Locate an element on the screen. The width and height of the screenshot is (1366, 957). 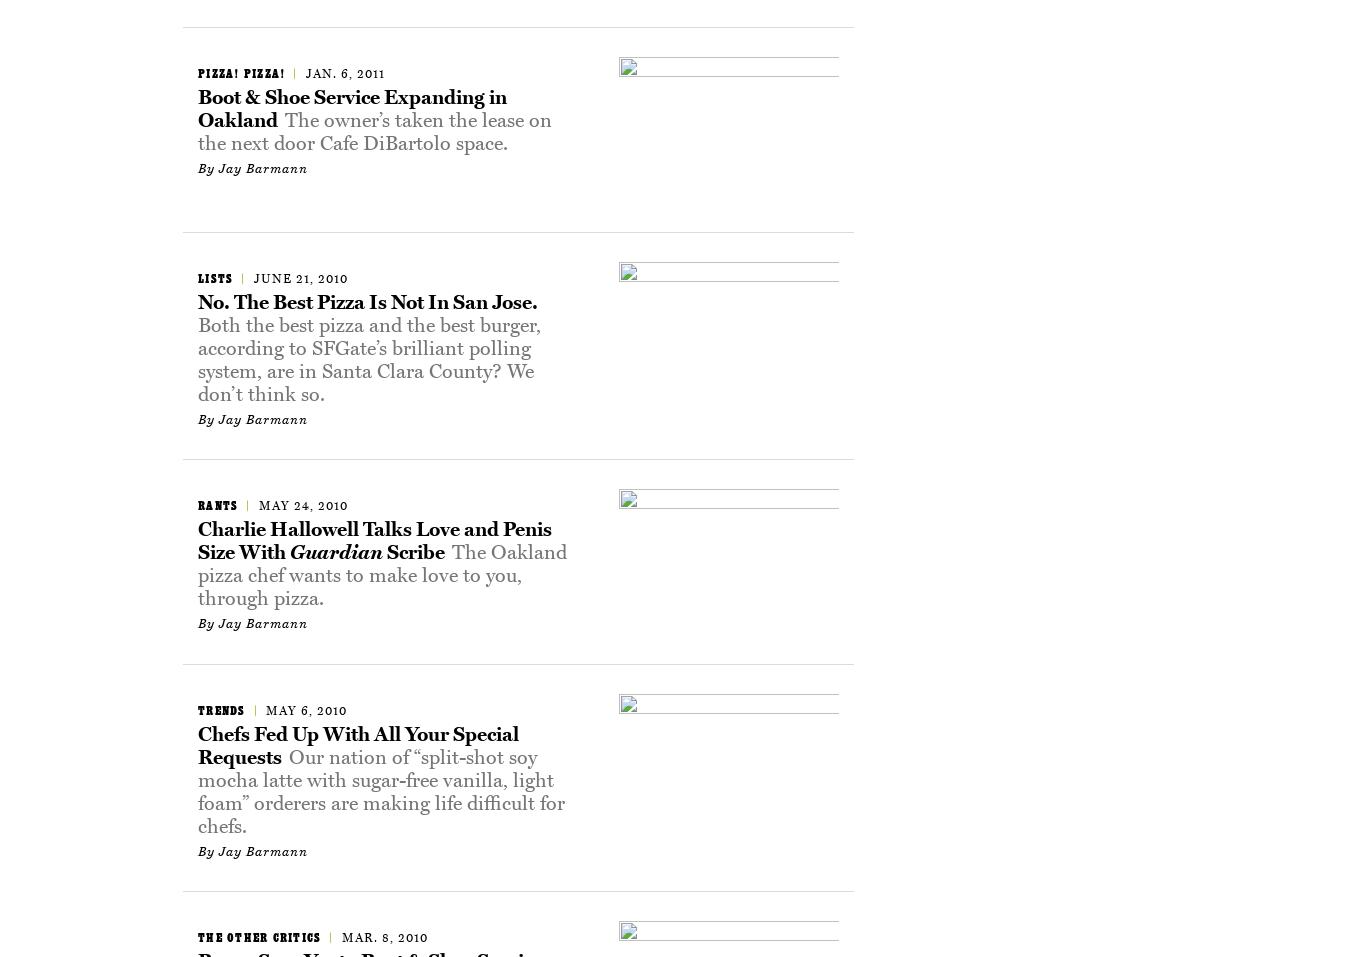
'Scribe' is located at coordinates (382, 551).